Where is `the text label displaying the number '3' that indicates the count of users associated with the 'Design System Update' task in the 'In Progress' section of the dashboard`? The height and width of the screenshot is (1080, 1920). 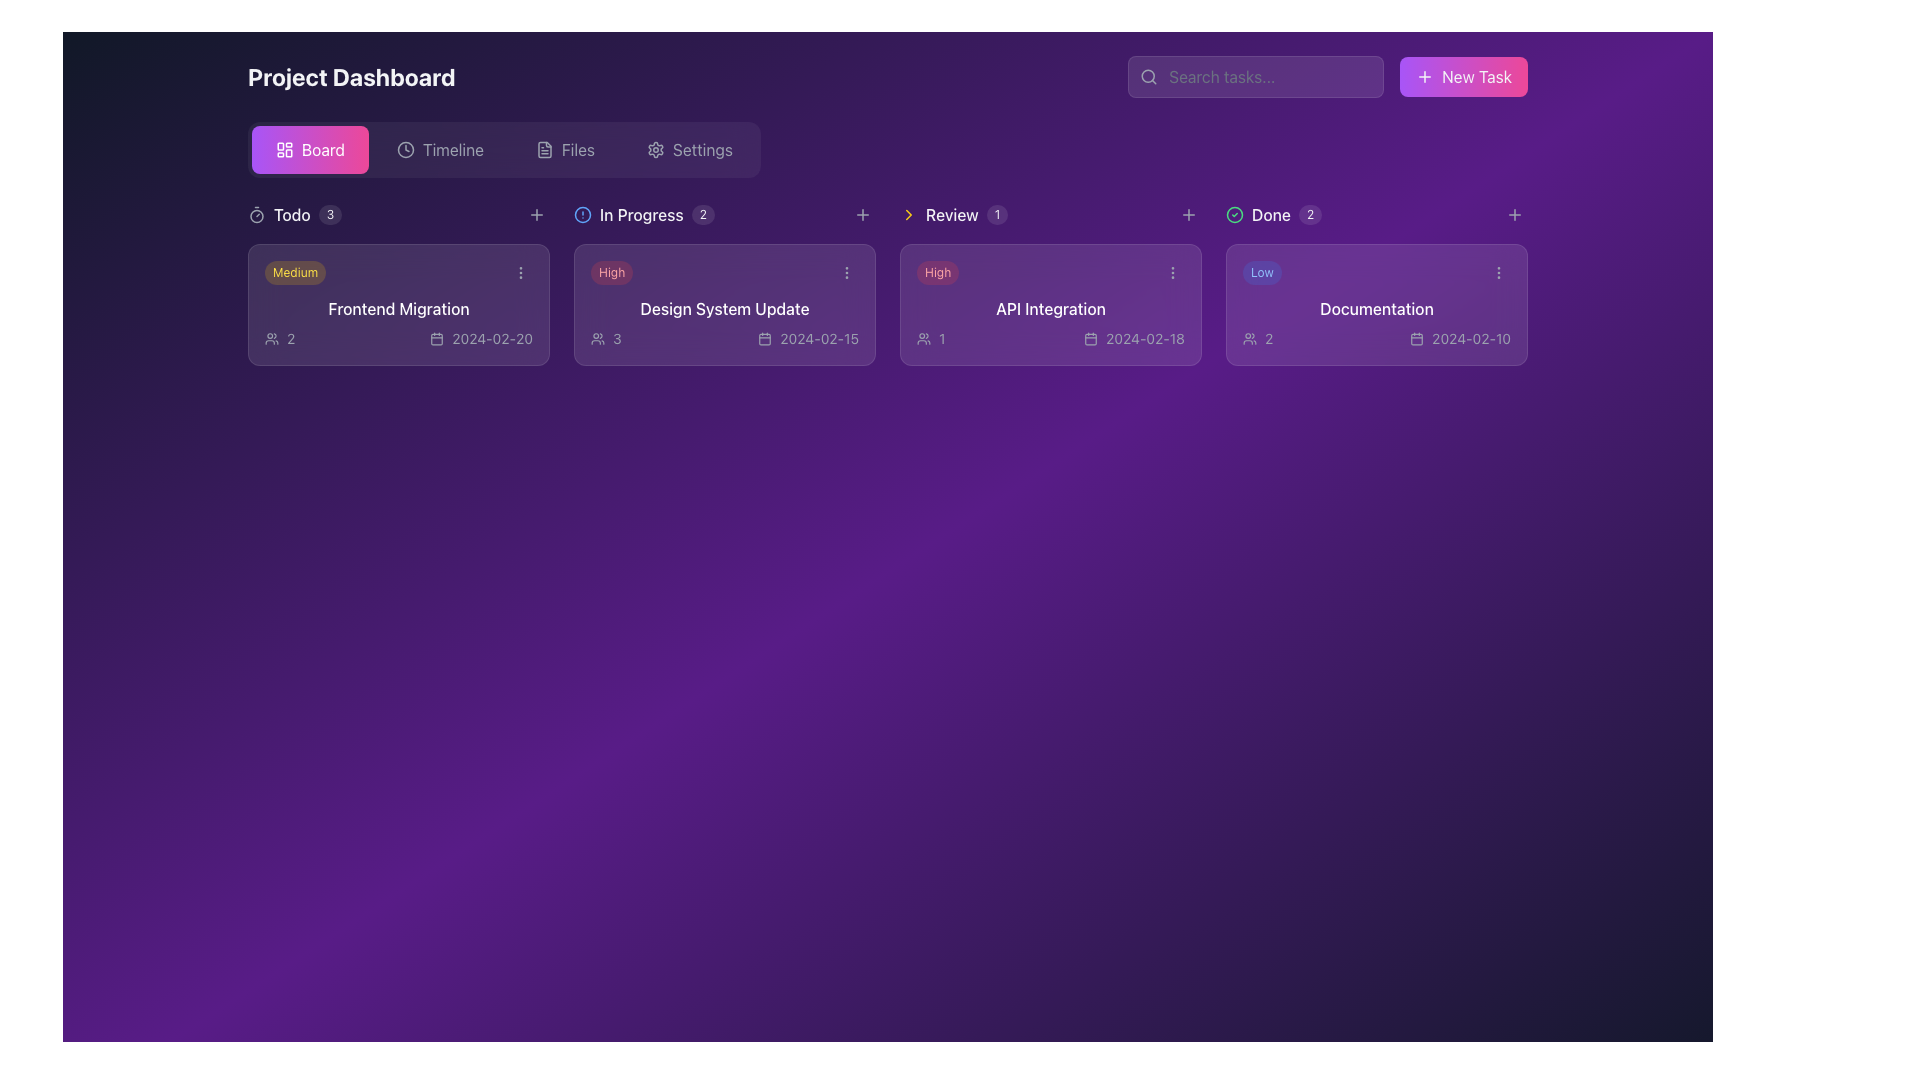
the text label displaying the number '3' that indicates the count of users associated with the 'Design System Update' task in the 'In Progress' section of the dashboard is located at coordinates (616, 338).